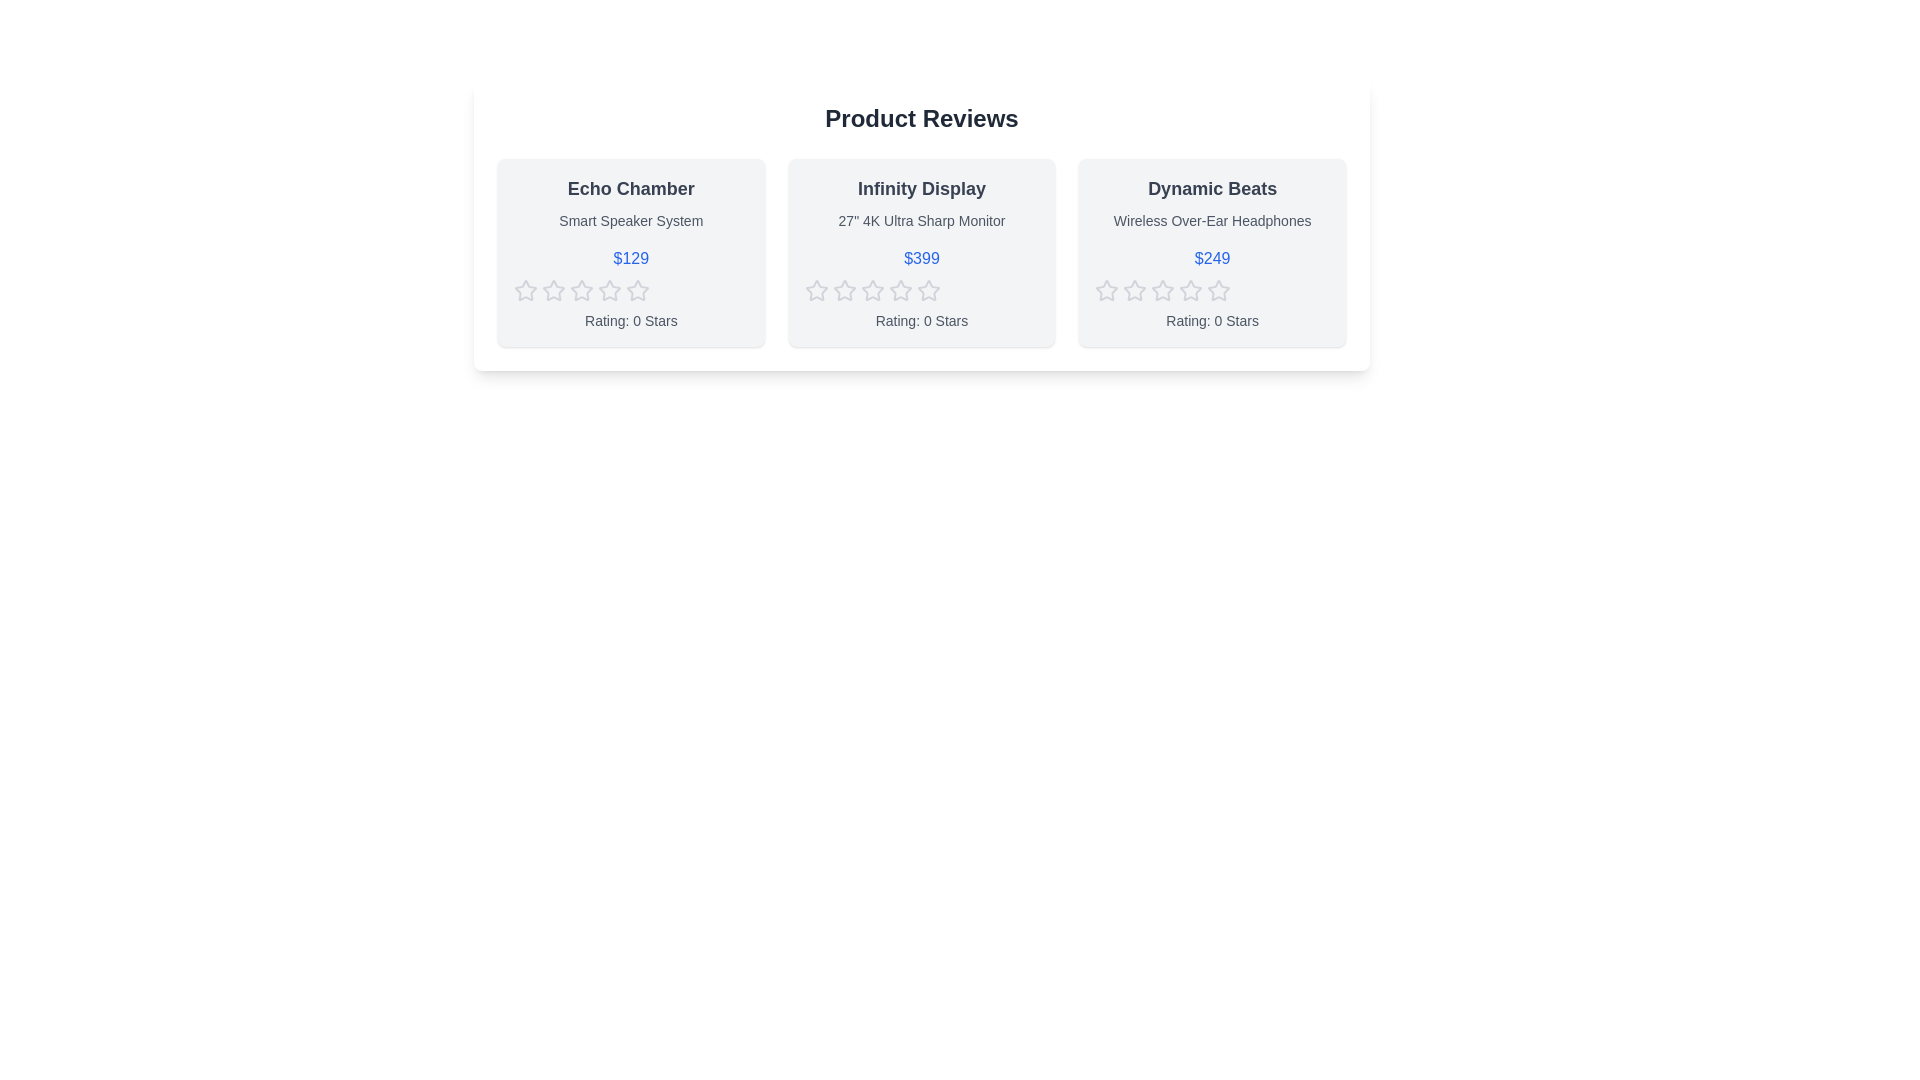 Image resolution: width=1920 pixels, height=1080 pixels. What do you see at coordinates (1163, 290) in the screenshot?
I see `the third star icon in the star rating system under the 'Dynamic Beats' product card for interaction` at bounding box center [1163, 290].